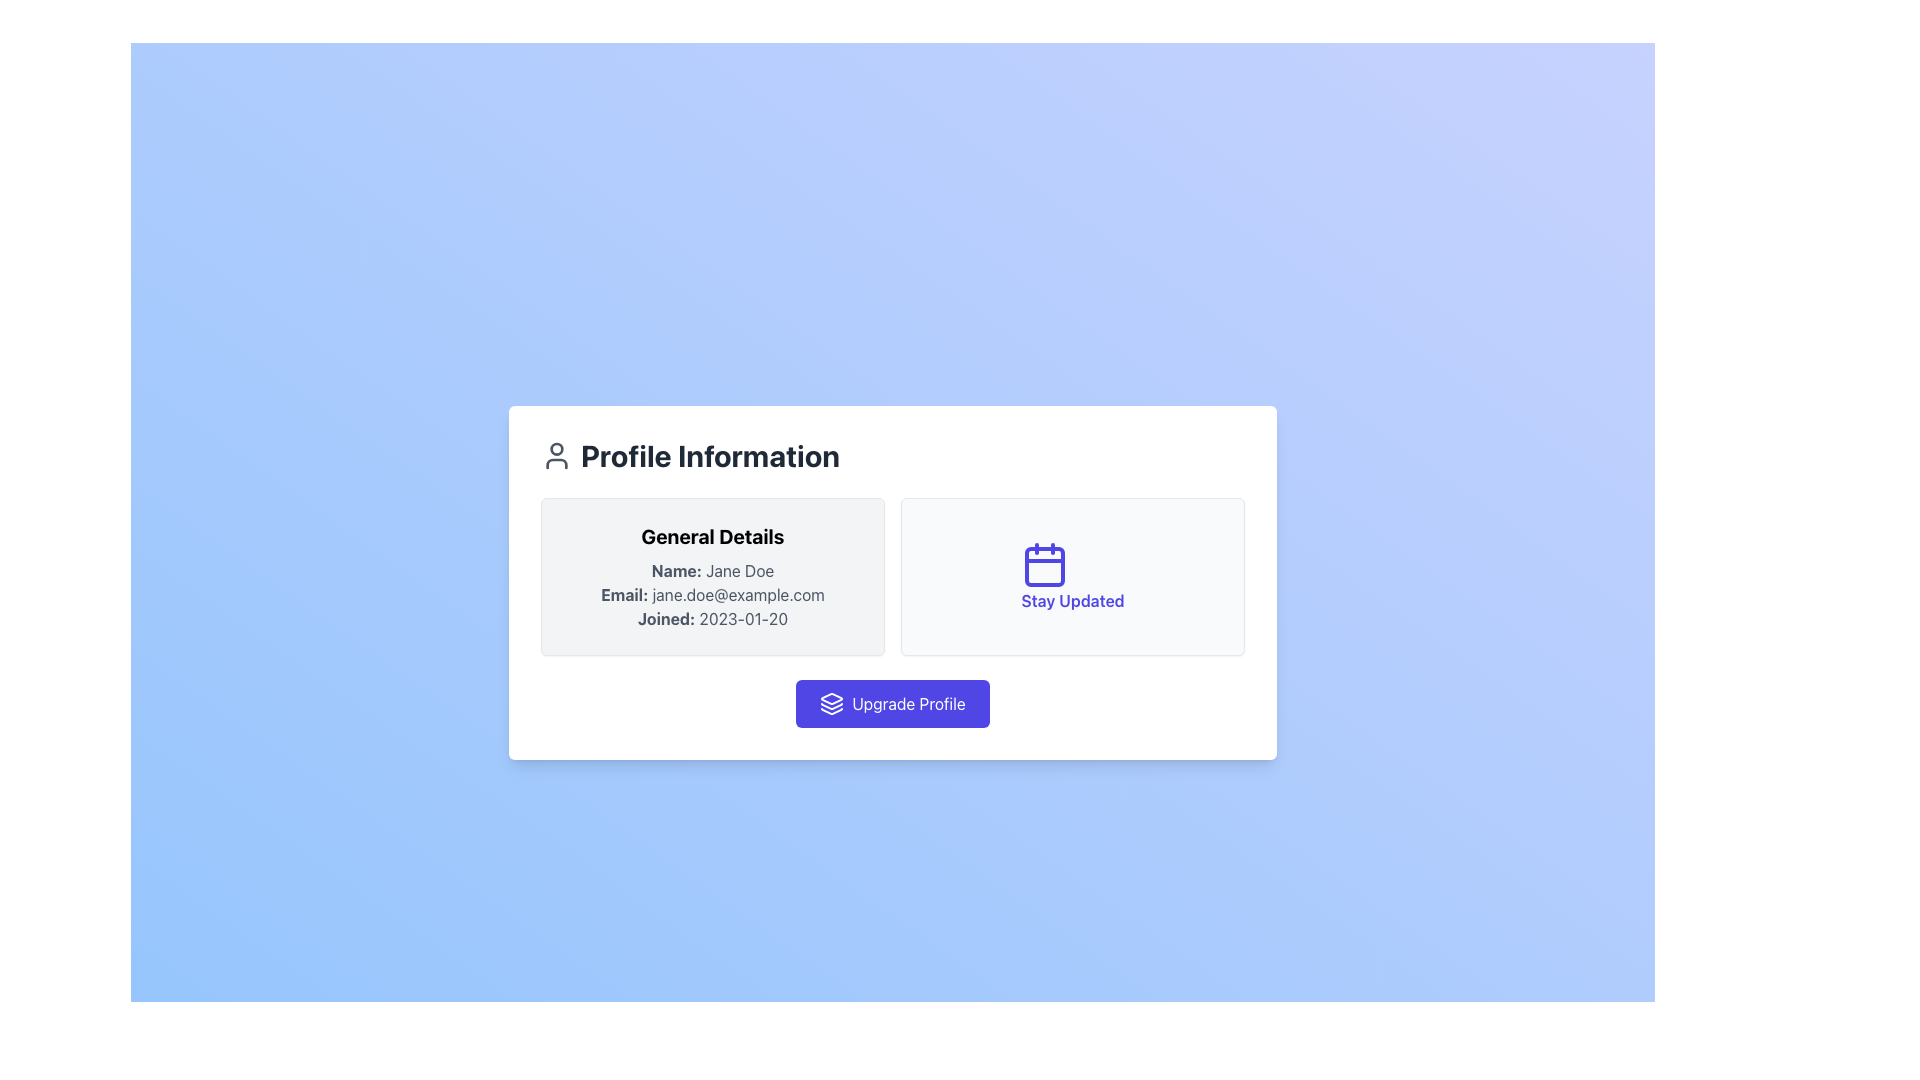 The image size is (1920, 1080). I want to click on email address displayed in the Static Text element located within the 'General Details' section, positioned between 'Name: Jane Doe' and 'Joined: 2023-01-20', so click(713, 593).